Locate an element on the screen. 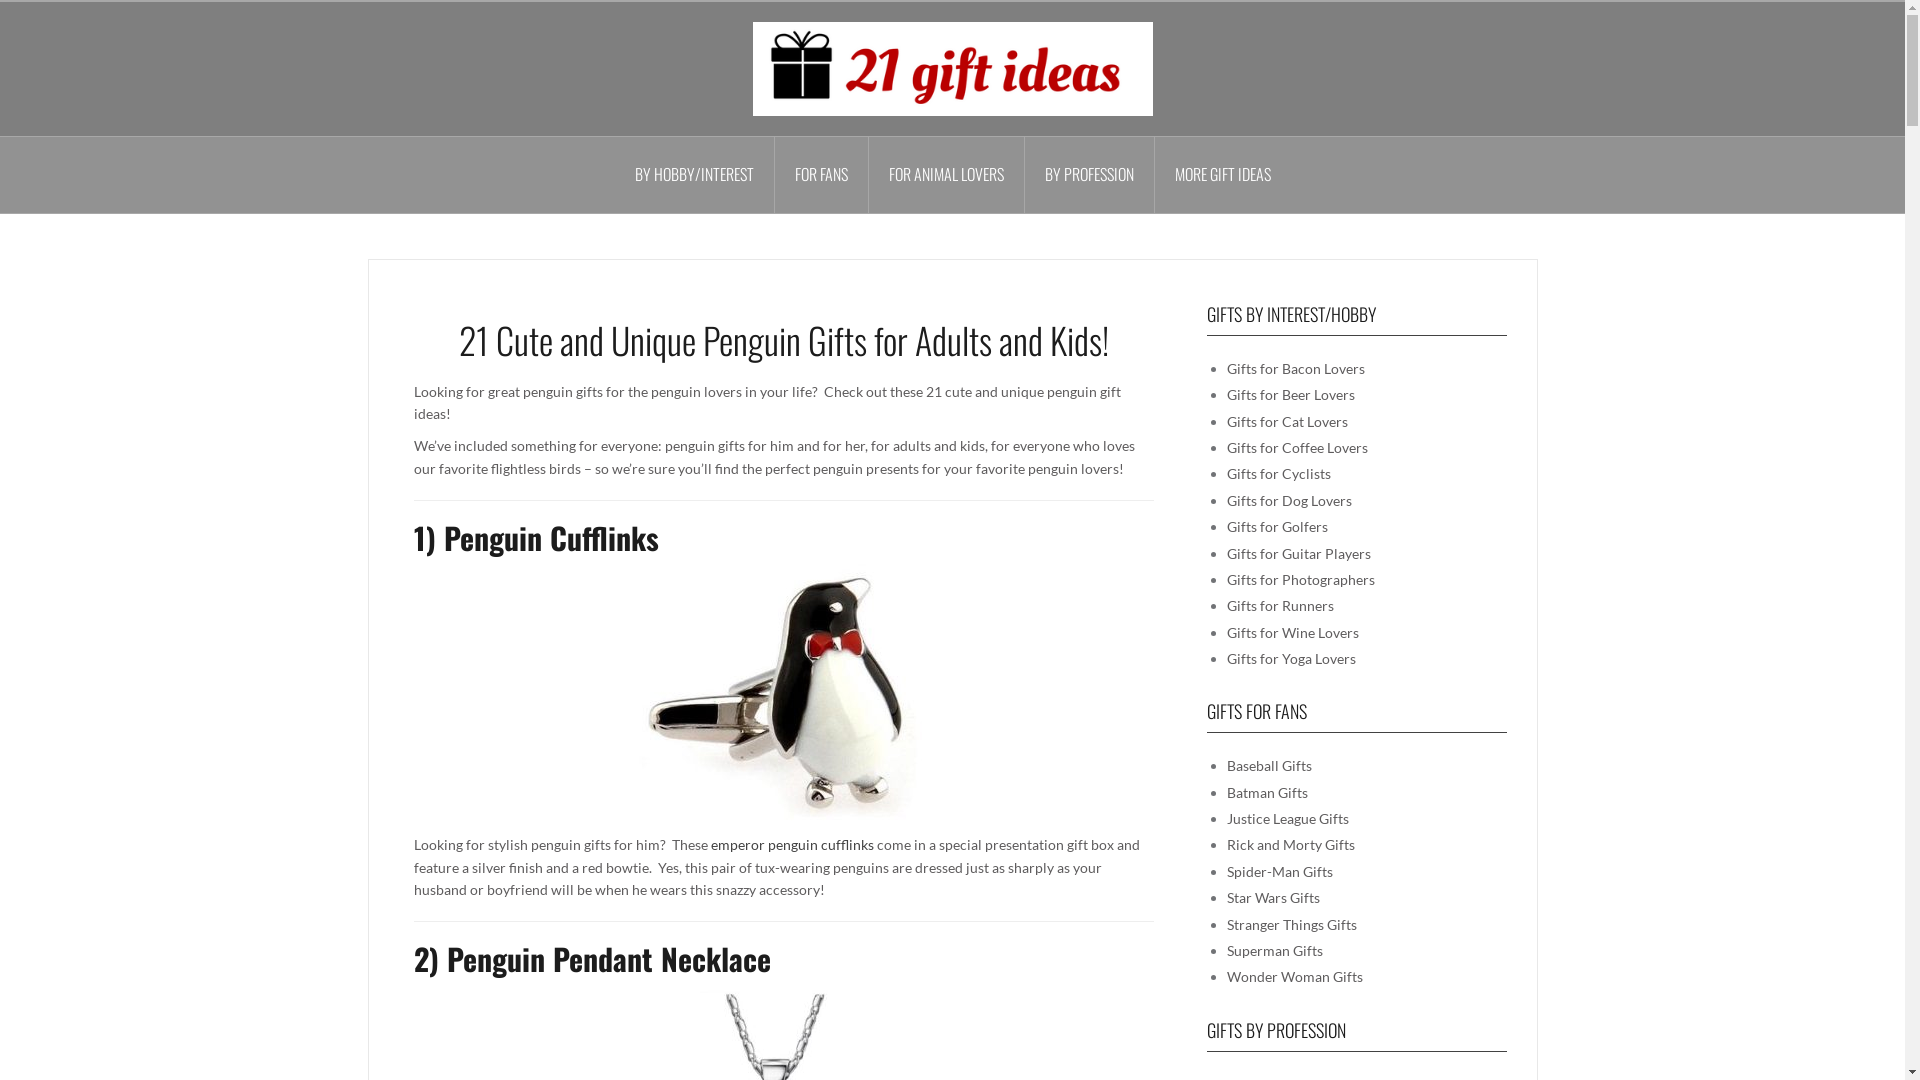 The image size is (1920, 1080). 'Gifts for Wine Lovers' is located at coordinates (1291, 632).